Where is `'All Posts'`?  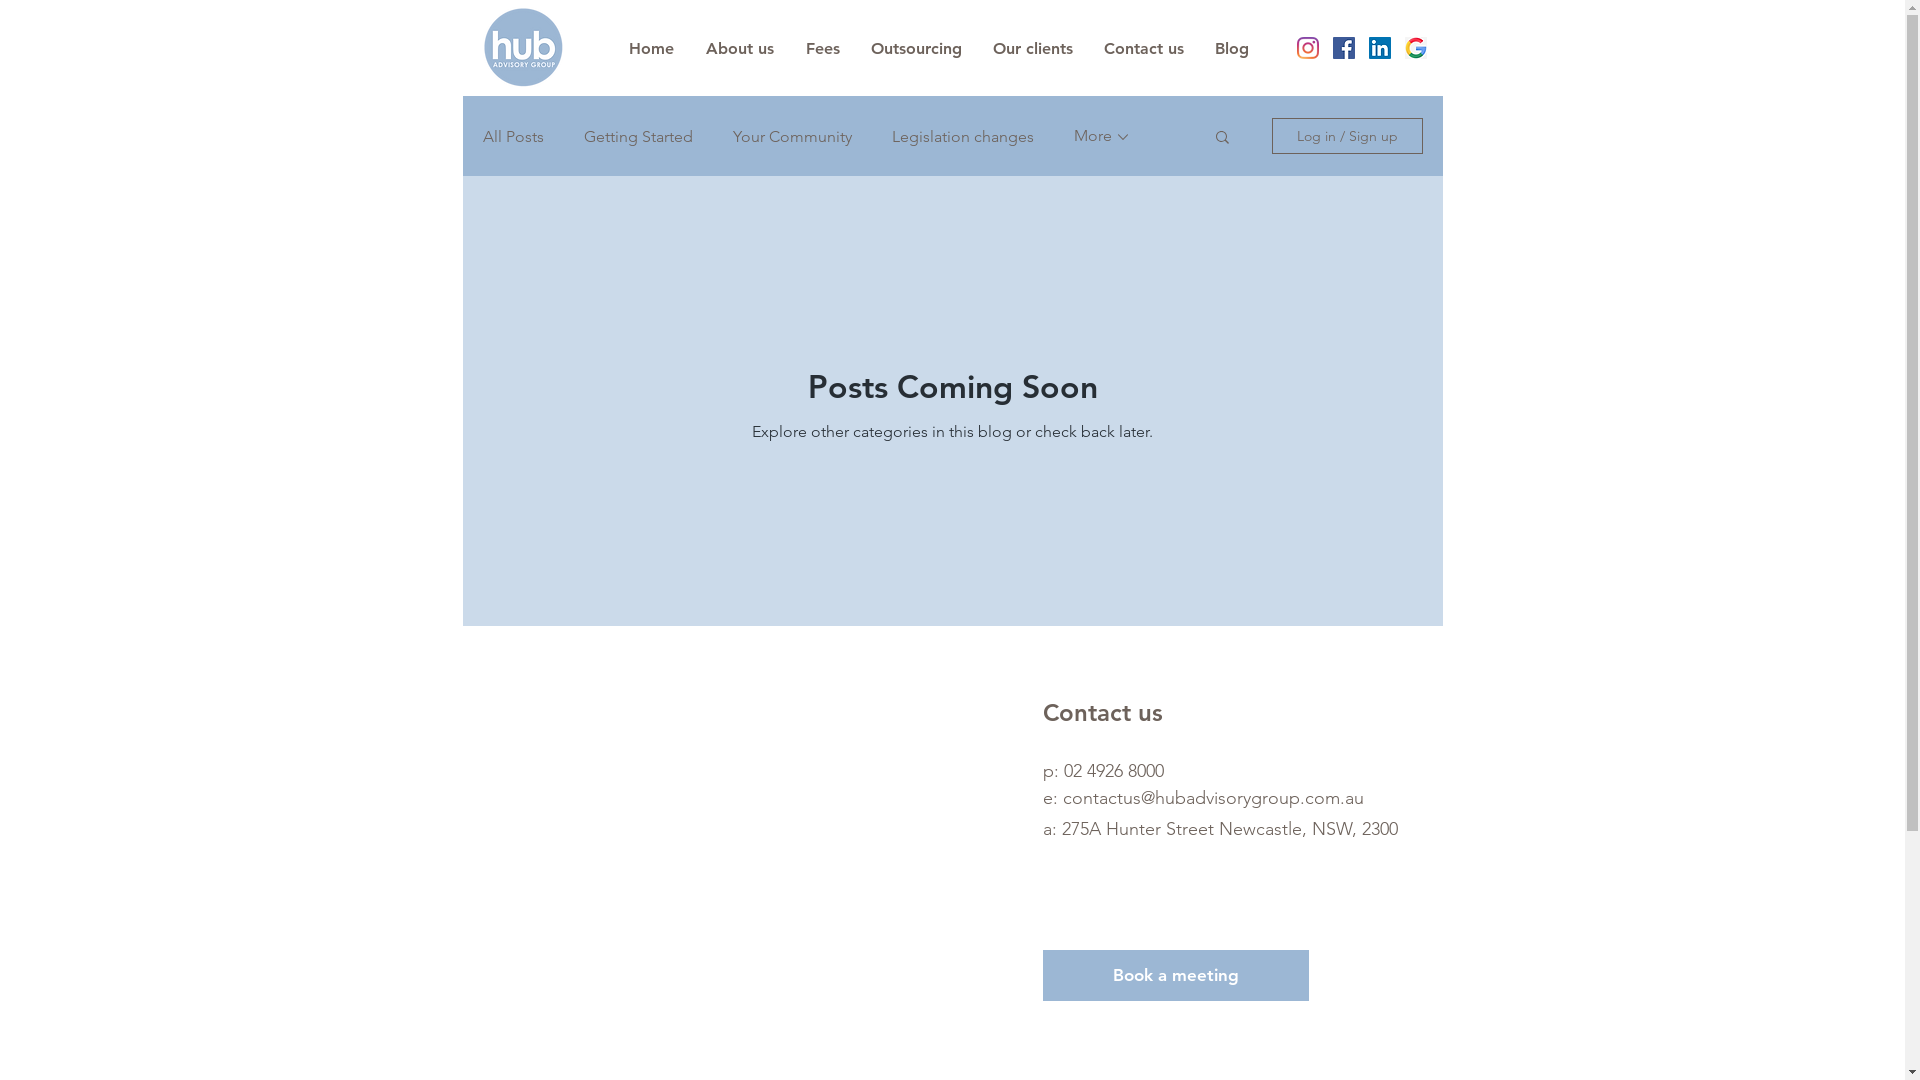
'All Posts' is located at coordinates (512, 135).